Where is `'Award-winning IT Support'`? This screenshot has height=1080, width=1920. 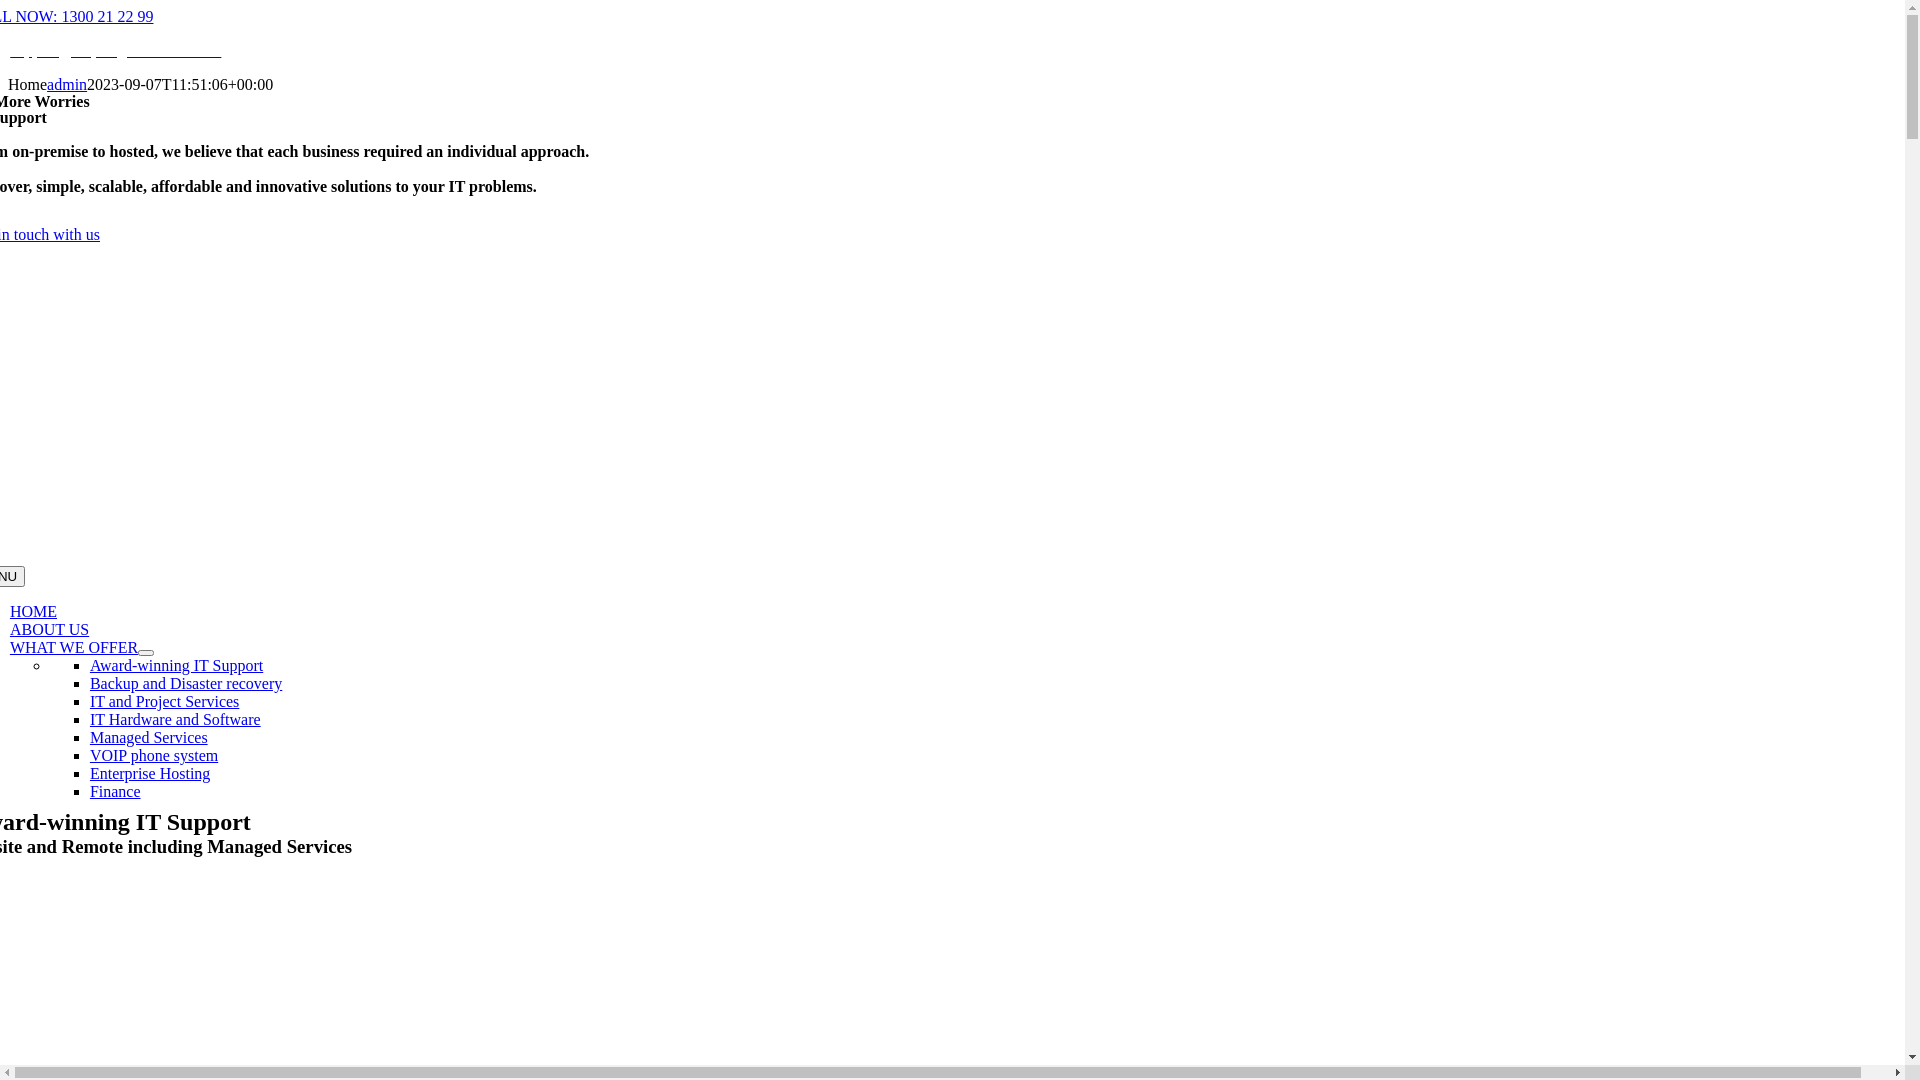
'Award-winning IT Support' is located at coordinates (89, 665).